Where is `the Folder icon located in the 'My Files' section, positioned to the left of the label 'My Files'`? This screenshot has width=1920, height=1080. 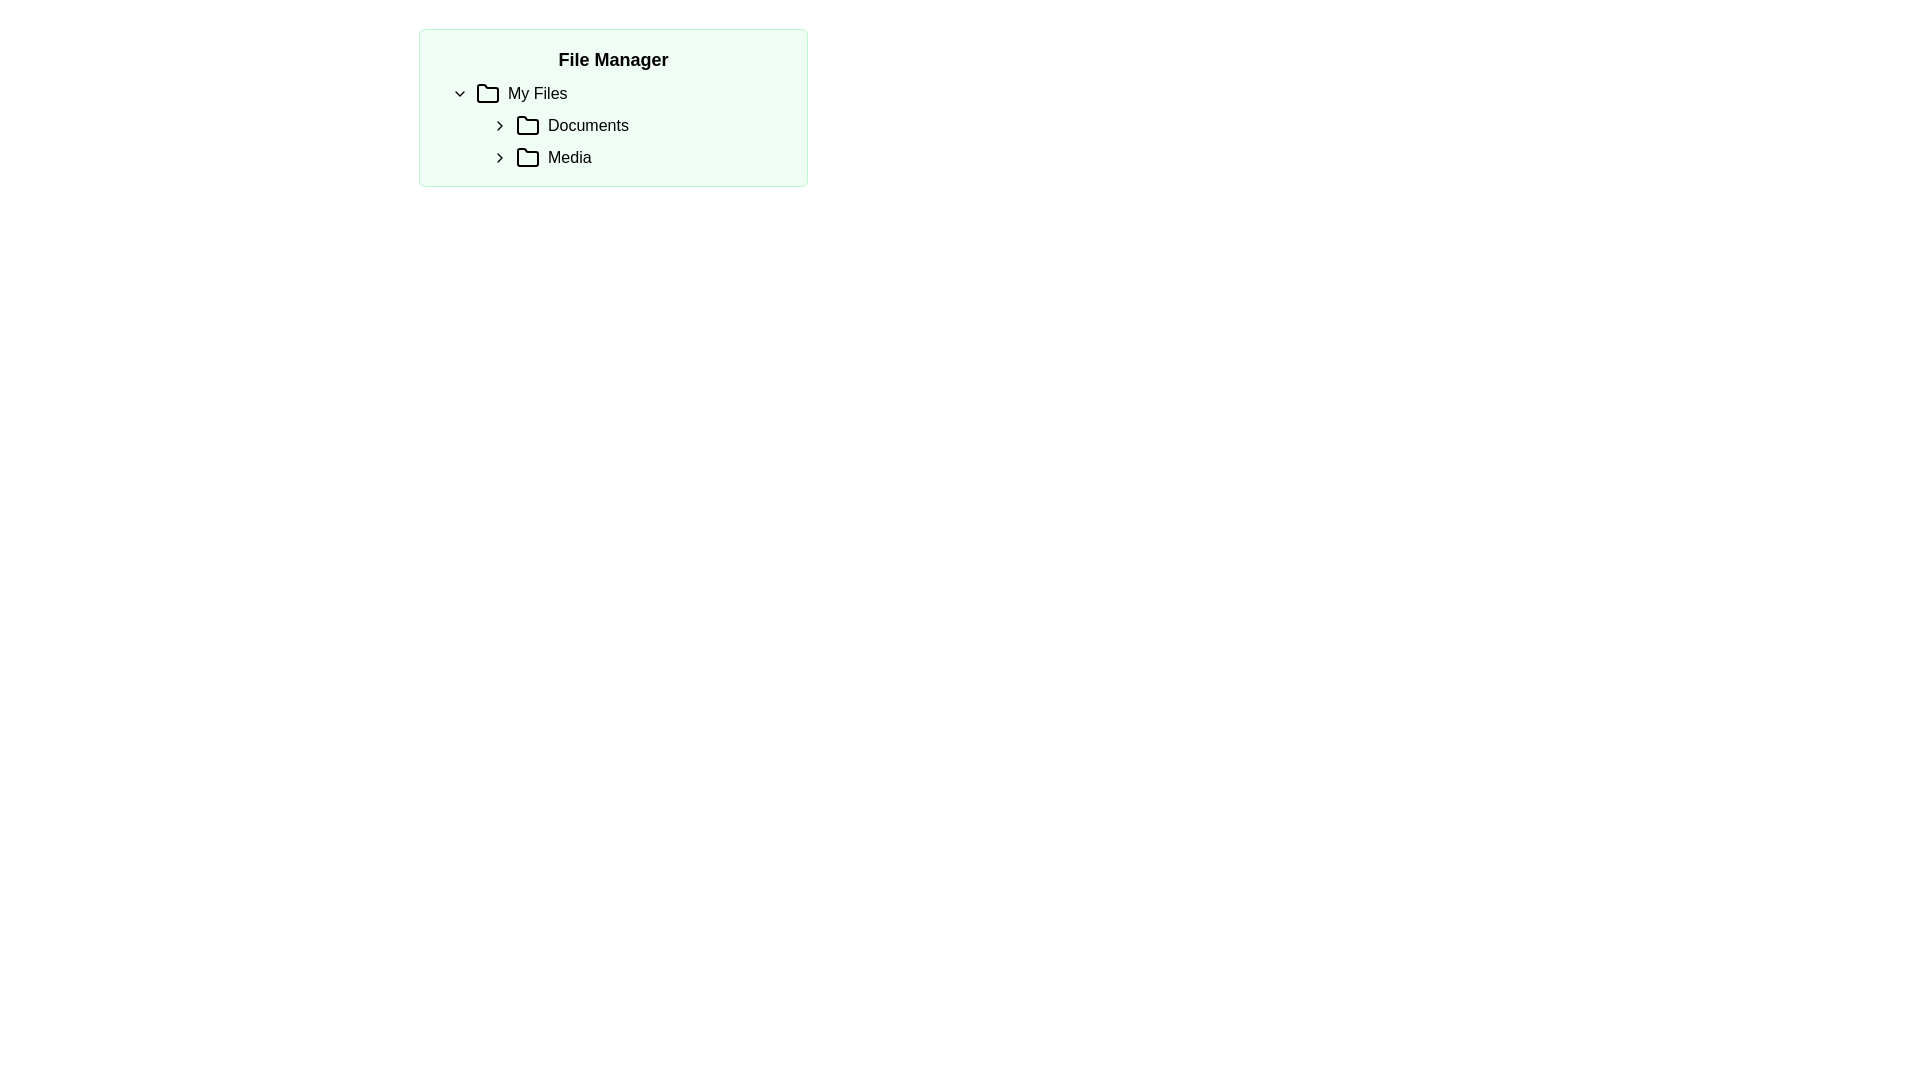
the Folder icon located in the 'My Files' section, positioned to the left of the label 'My Files' is located at coordinates (488, 93).